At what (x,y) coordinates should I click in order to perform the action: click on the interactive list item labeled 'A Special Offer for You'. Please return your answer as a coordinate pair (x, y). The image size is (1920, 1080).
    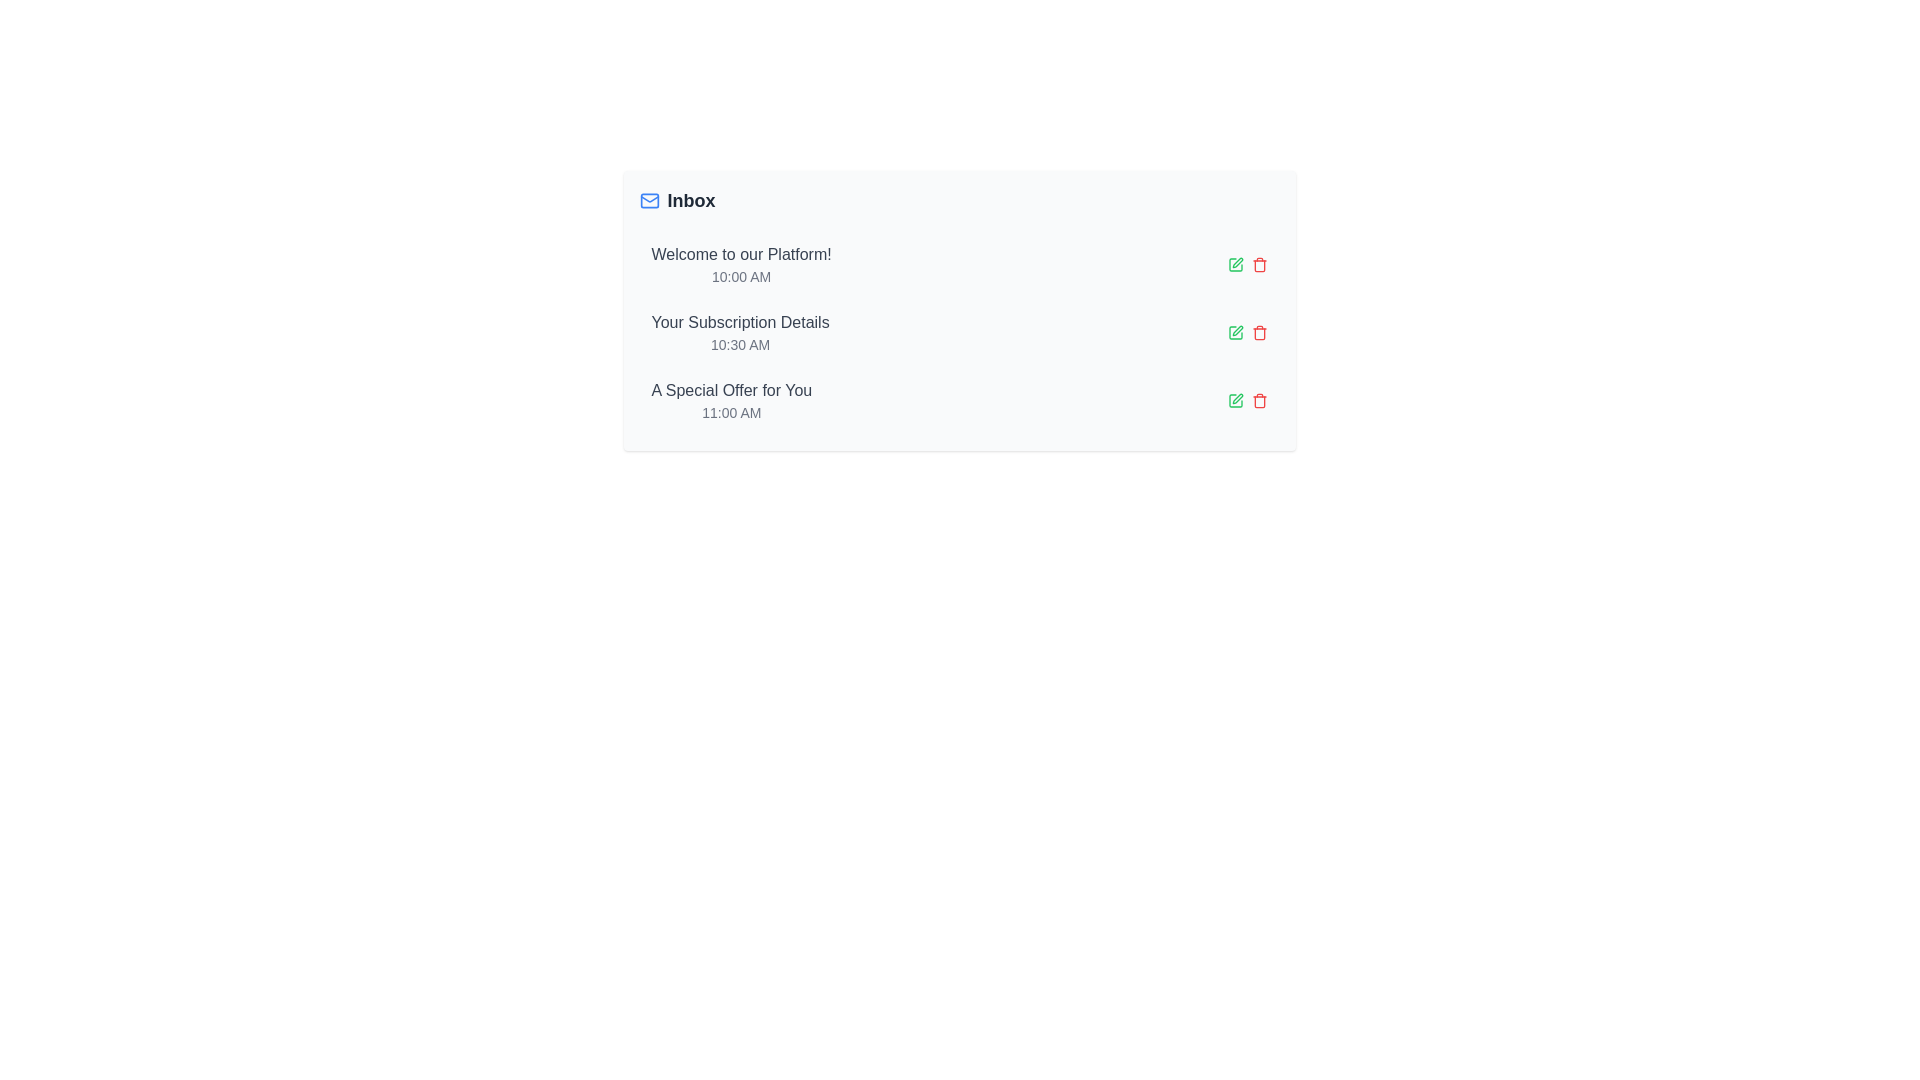
    Looking at the image, I should click on (958, 401).